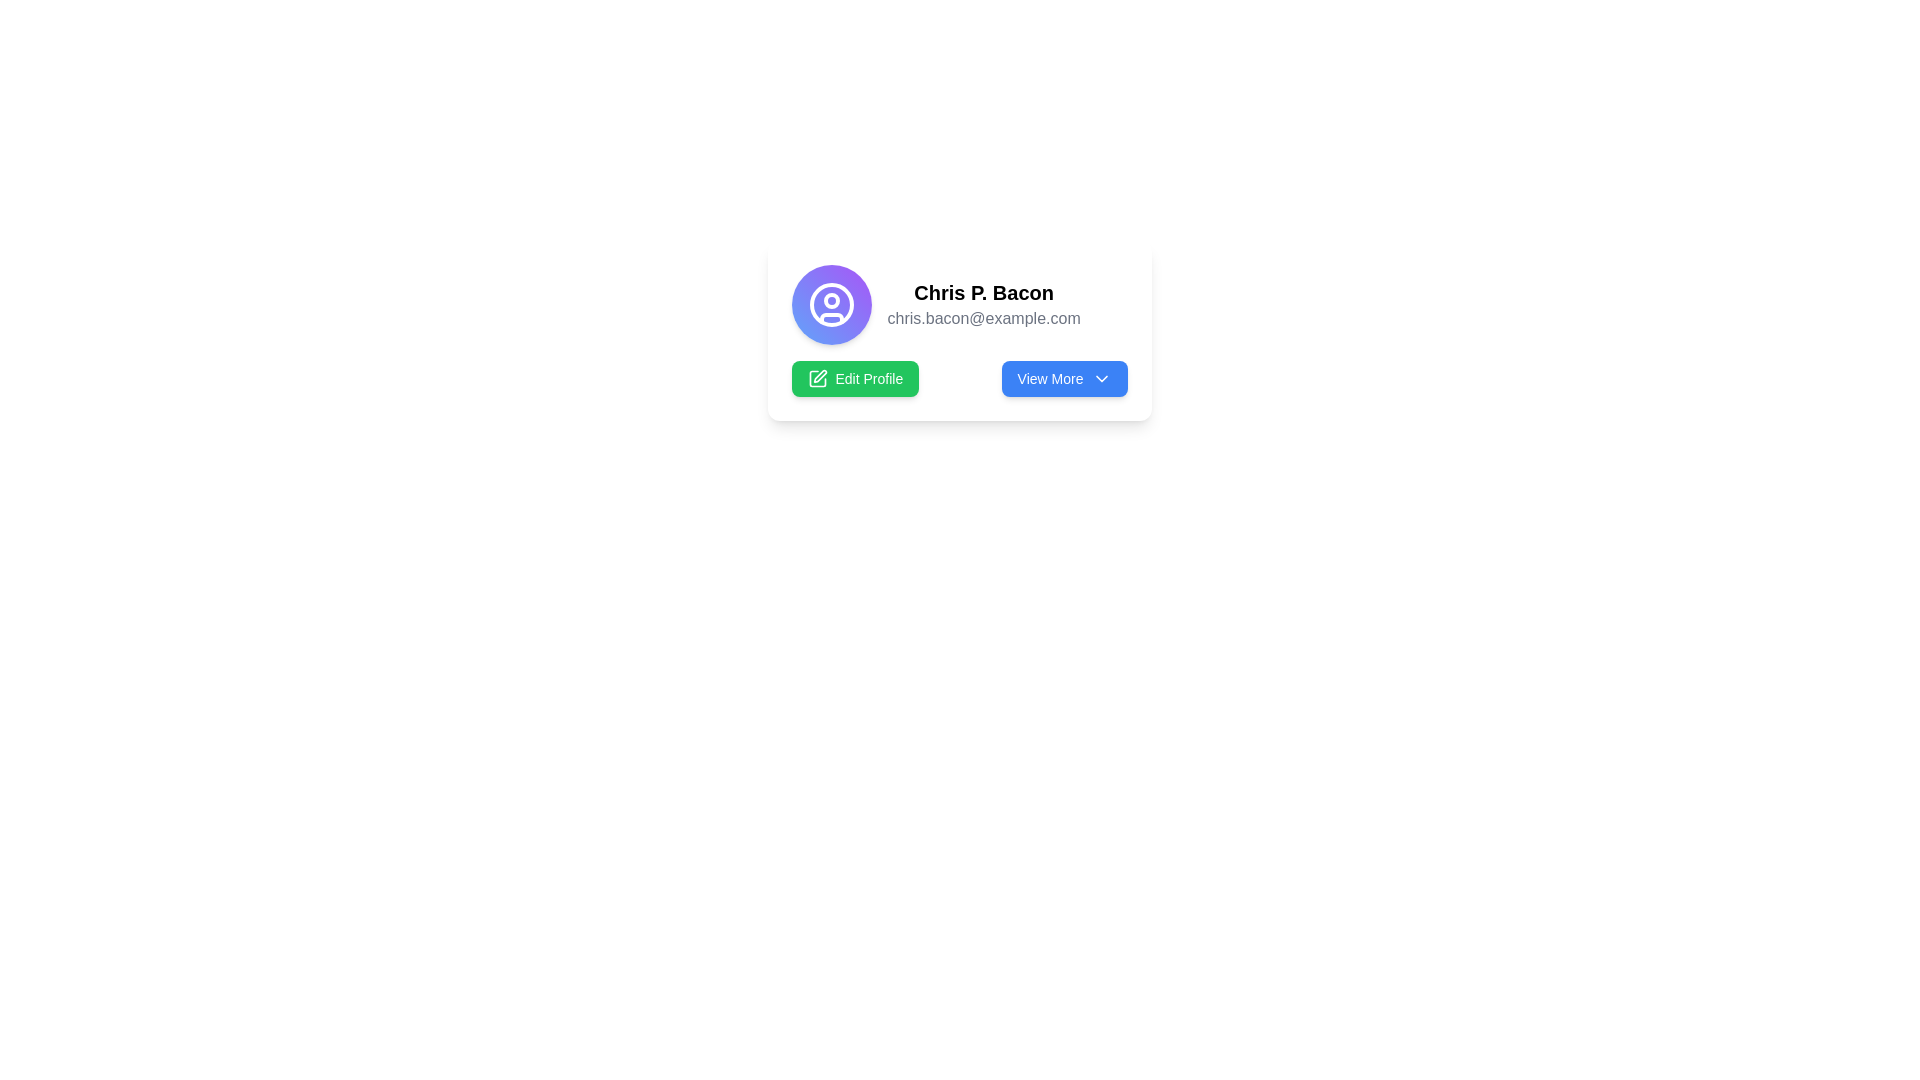 The width and height of the screenshot is (1920, 1080). I want to click on the text block displaying 'Chris P. Bacon' and 'chris.bacon@example.com', which is located to the right of a circular profile icon and above the 'Edit Profile' and 'View More' buttons, so click(984, 304).